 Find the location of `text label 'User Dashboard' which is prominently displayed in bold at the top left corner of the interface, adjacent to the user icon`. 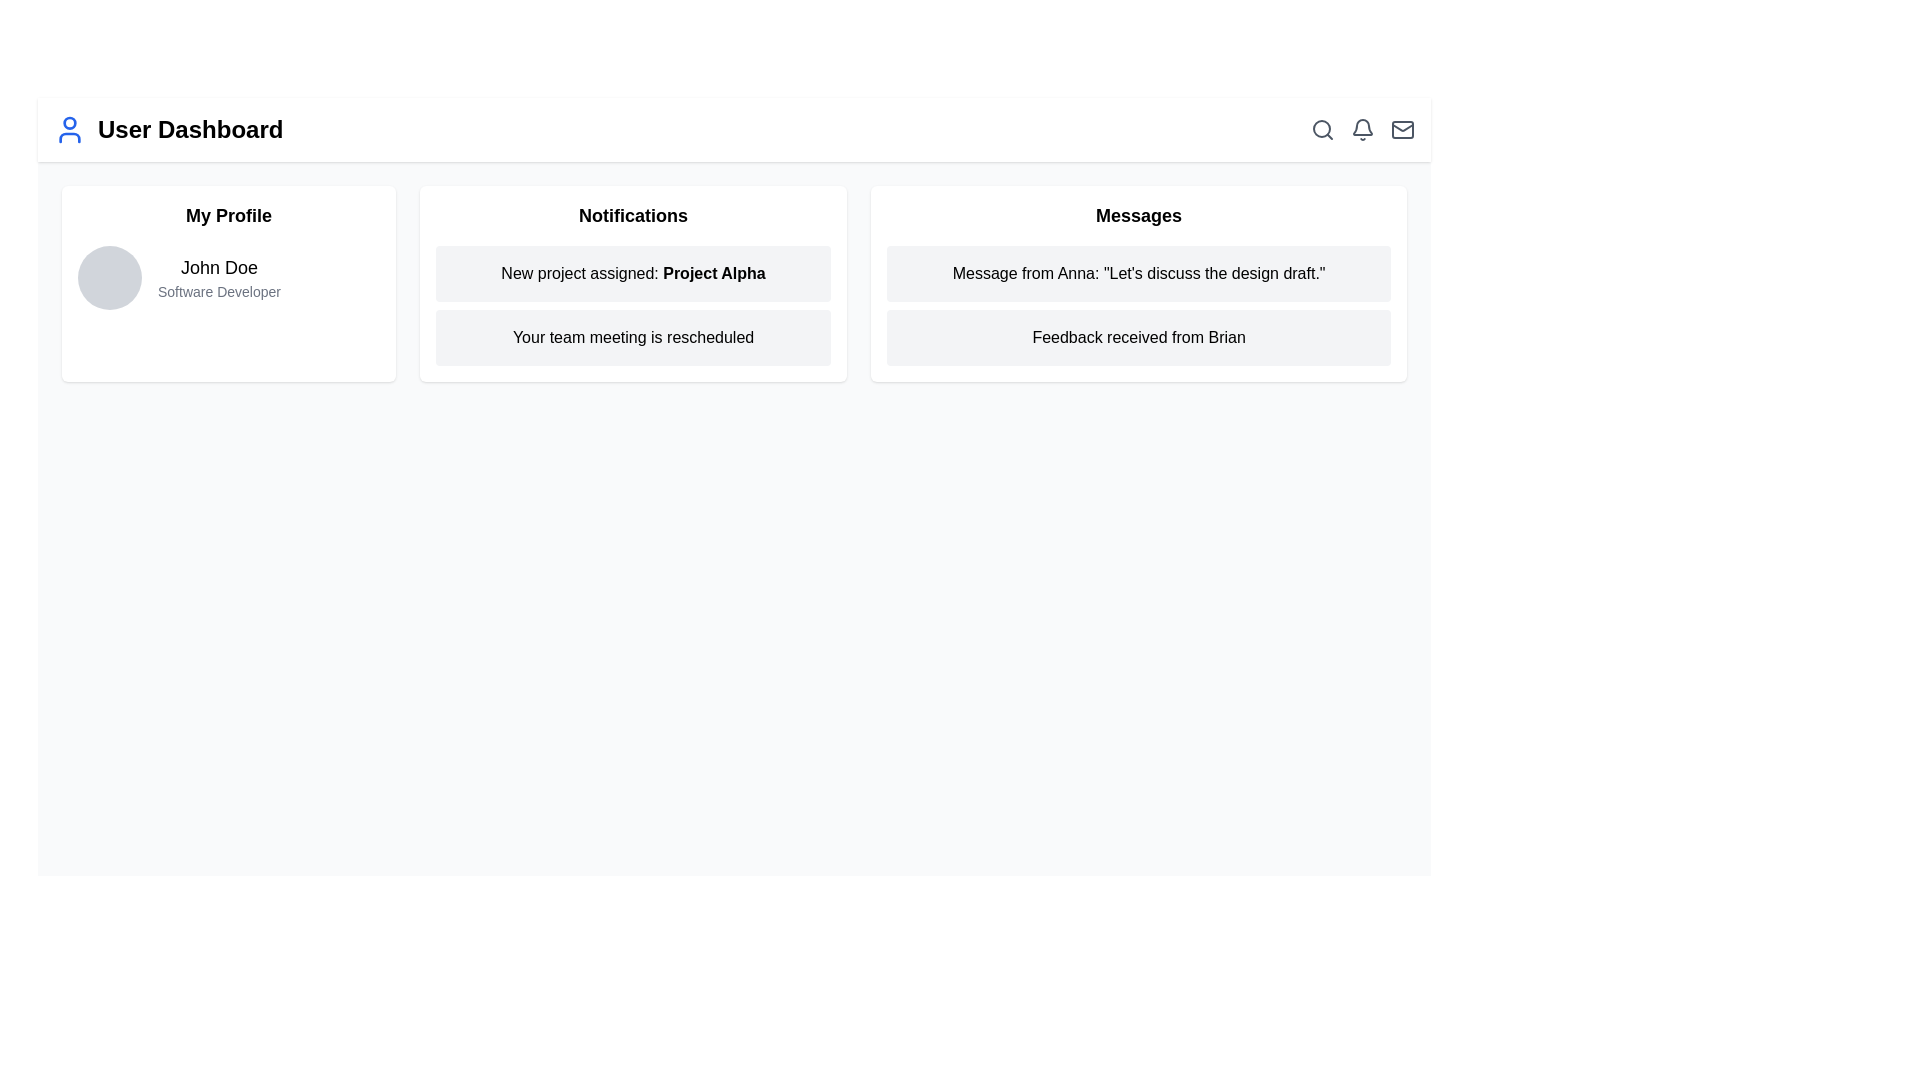

text label 'User Dashboard' which is prominently displayed in bold at the top left corner of the interface, adjacent to the user icon is located at coordinates (190, 130).